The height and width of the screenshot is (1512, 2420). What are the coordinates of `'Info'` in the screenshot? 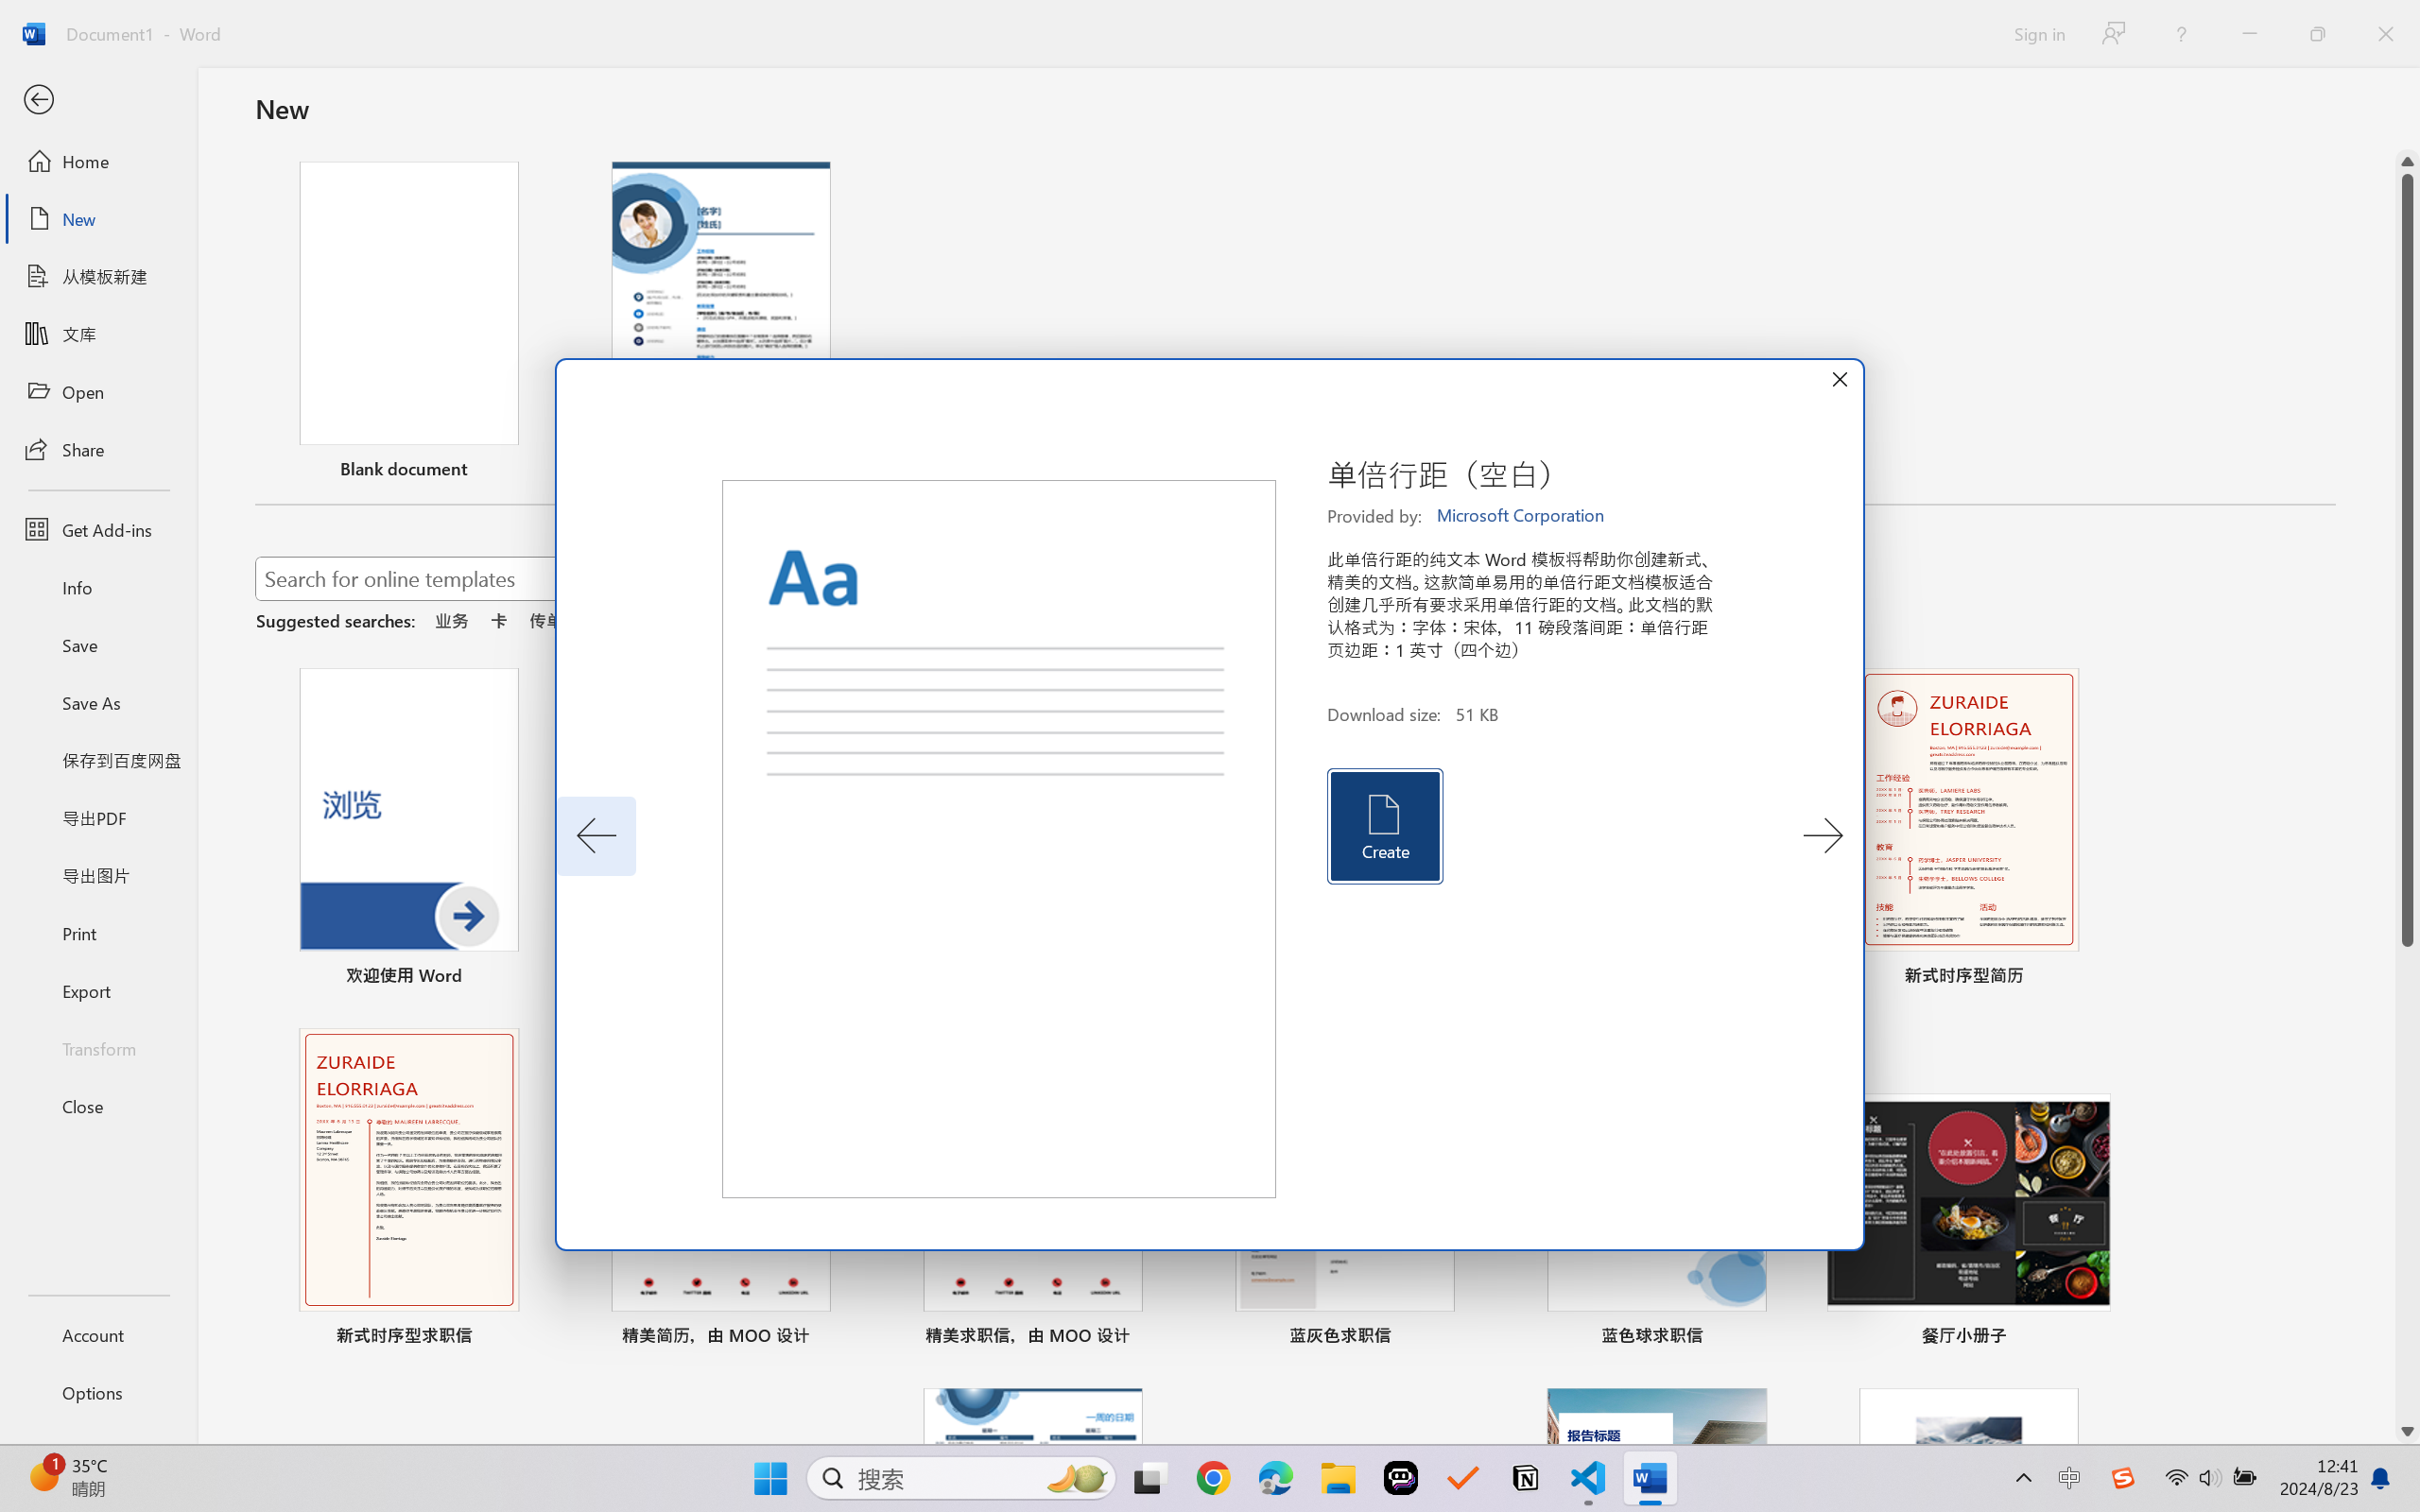 It's located at (97, 586).